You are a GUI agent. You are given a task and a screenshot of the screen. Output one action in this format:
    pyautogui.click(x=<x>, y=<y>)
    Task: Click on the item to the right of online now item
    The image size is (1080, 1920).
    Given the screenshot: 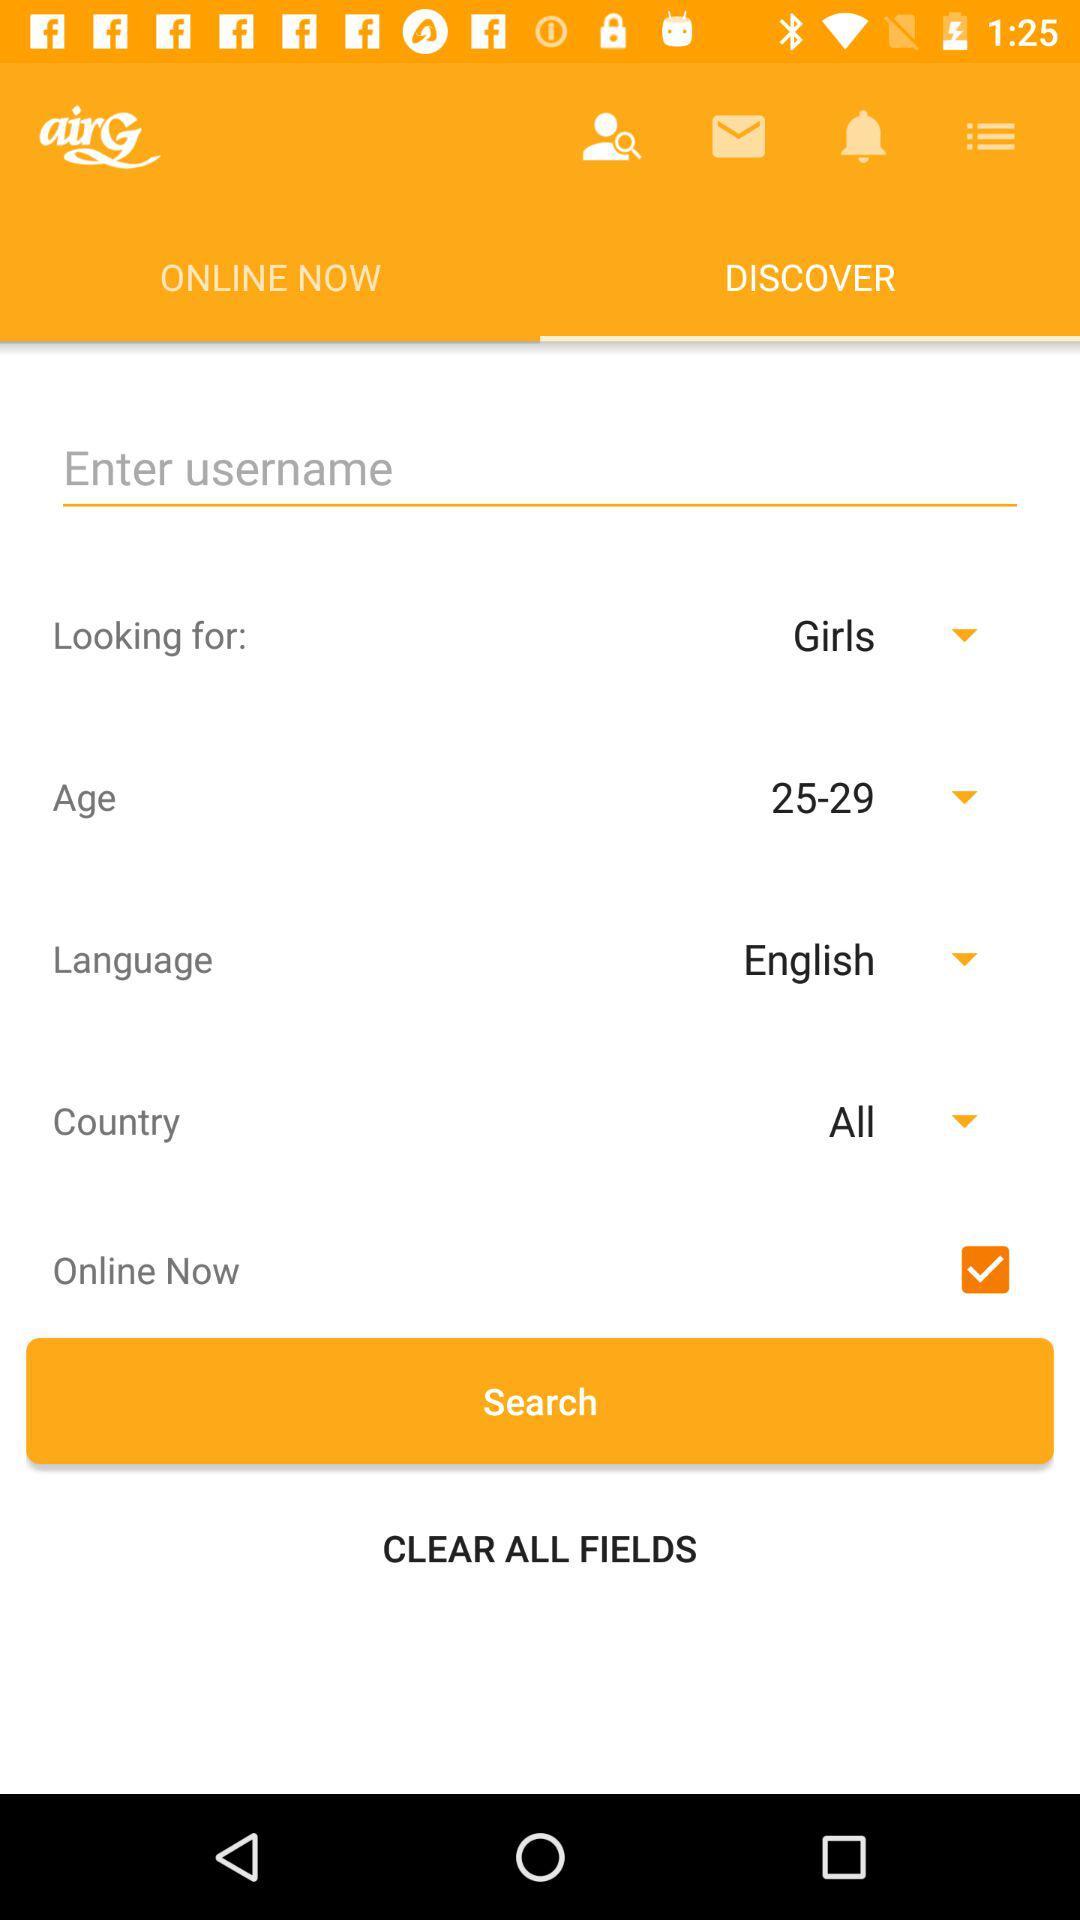 What is the action you would take?
    pyautogui.click(x=611, y=135)
    